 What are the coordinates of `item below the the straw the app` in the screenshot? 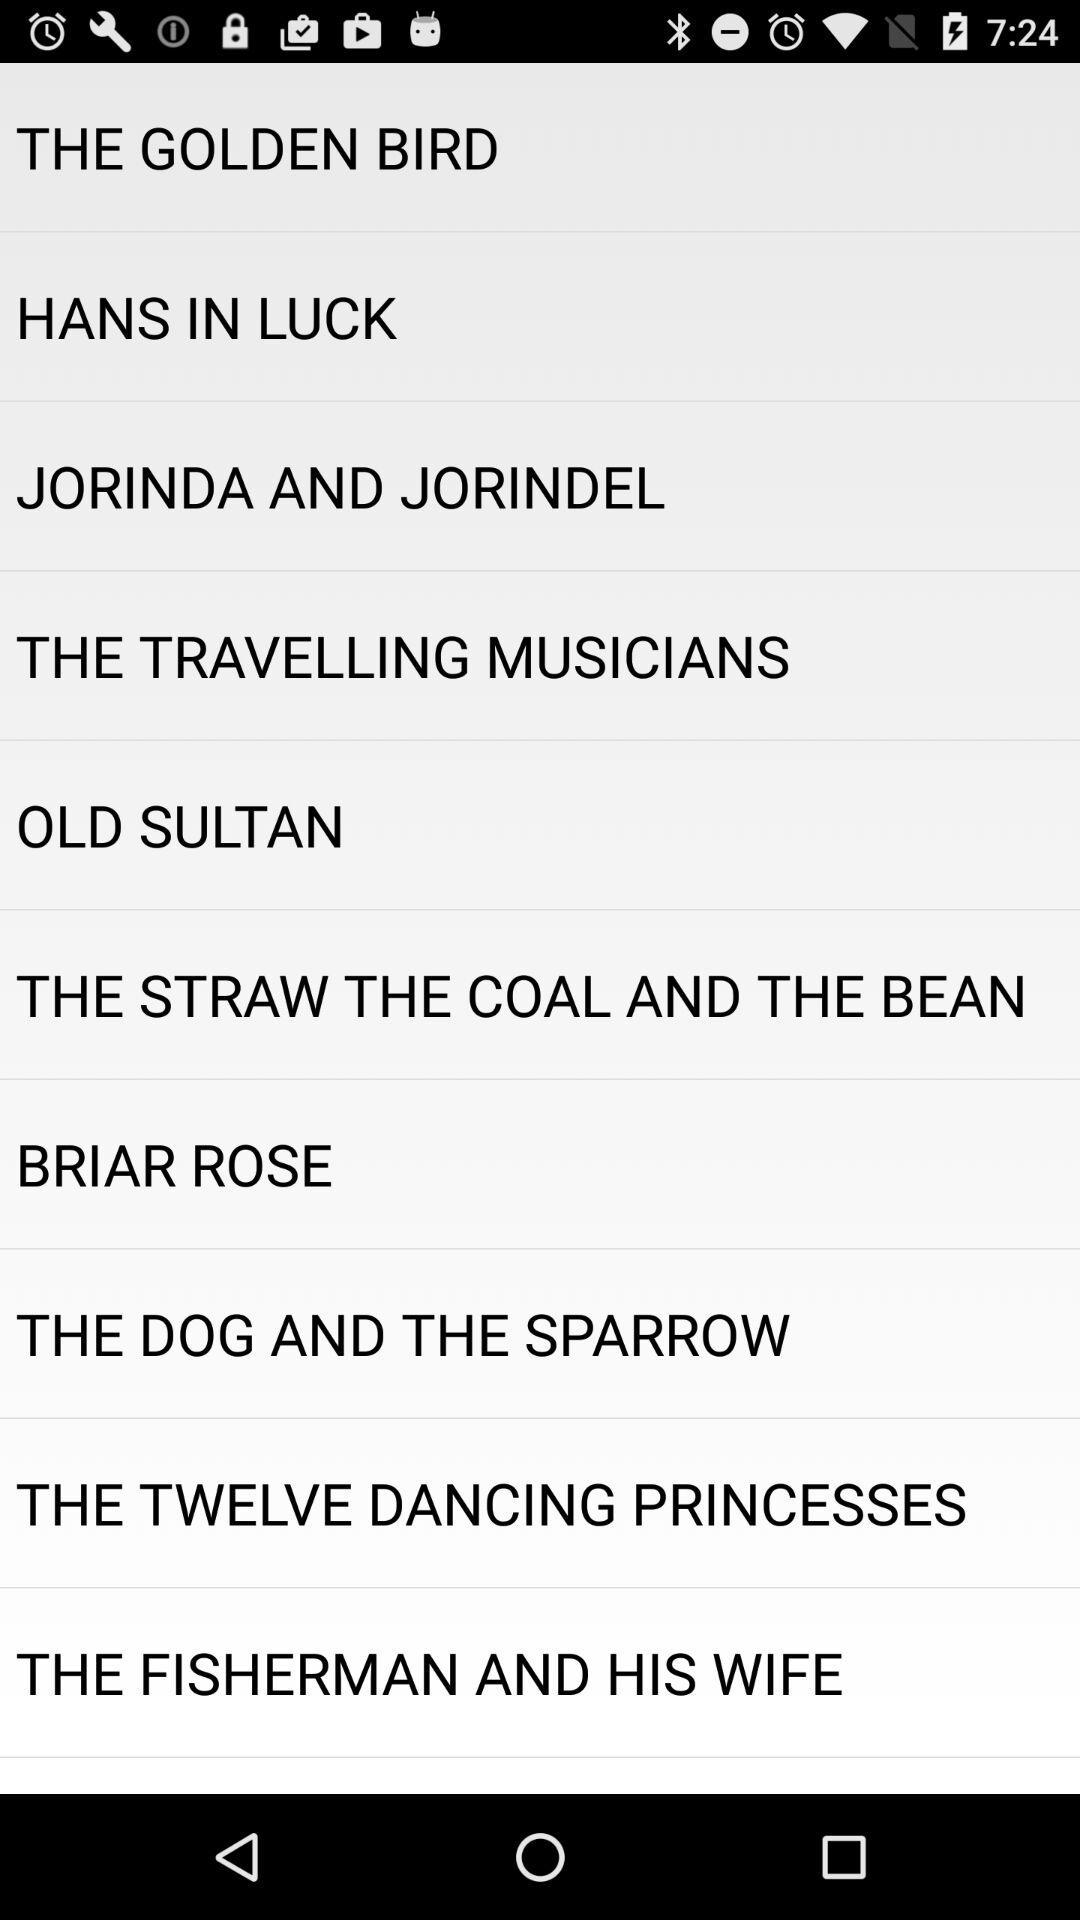 It's located at (540, 1163).